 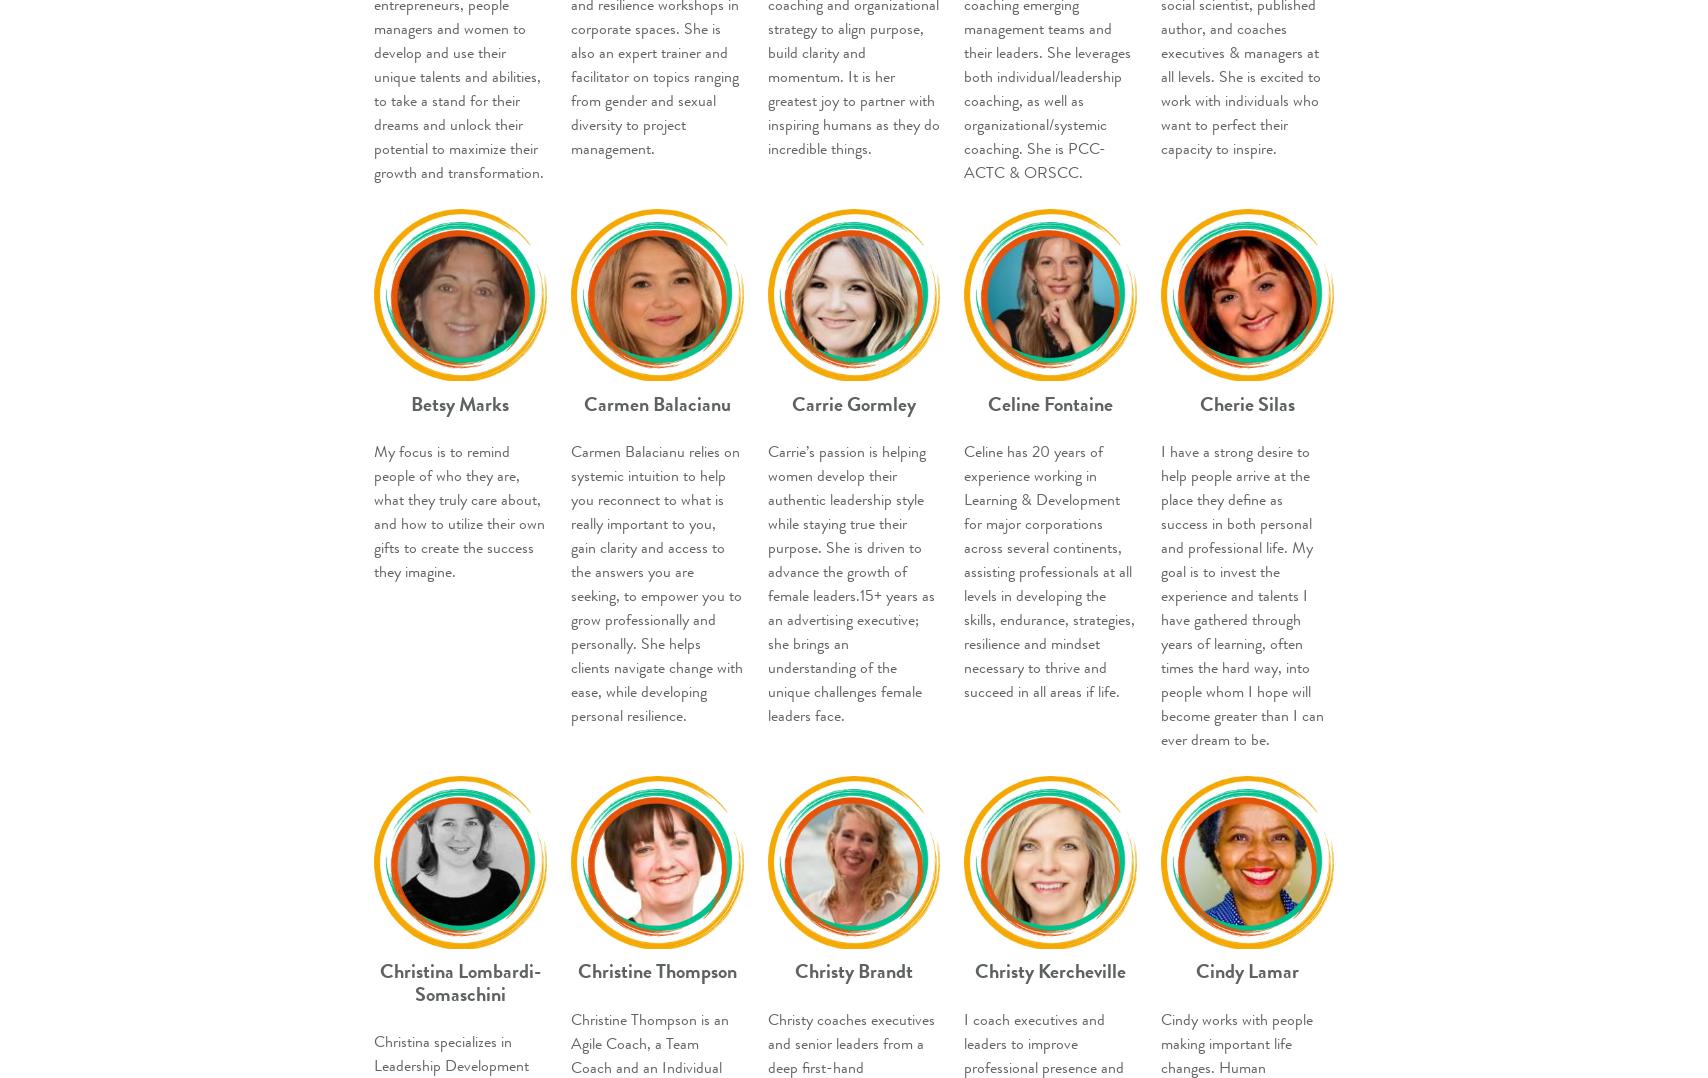 What do you see at coordinates (963, 570) in the screenshot?
I see `'Celine has 20 years of experience working in Learning & Development for major corporations across several continents, assisting professionals at all levels in developing the skills, endurance, strategies, resilience and mindset necessary to thrive and succeed in all areas if life.'` at bounding box center [963, 570].